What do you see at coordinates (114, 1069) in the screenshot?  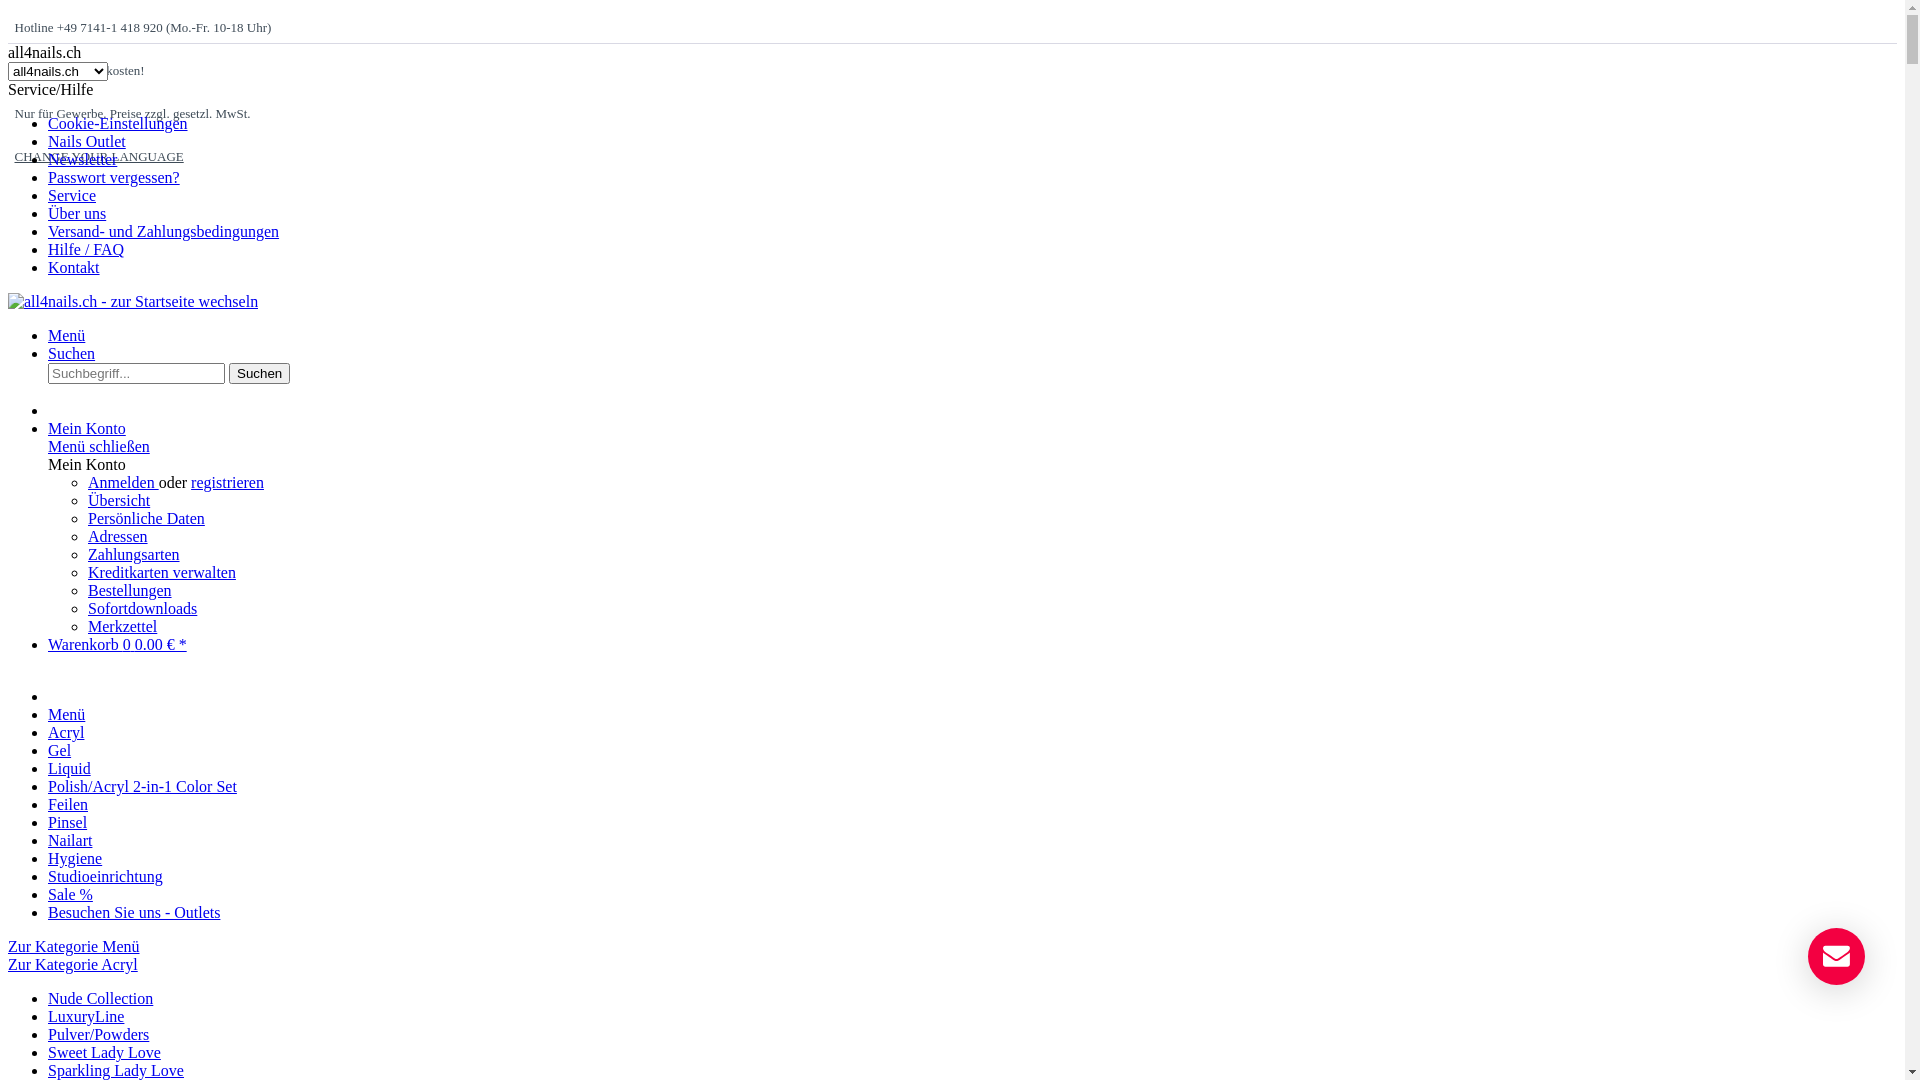 I see `'Sparkling Lady Love'` at bounding box center [114, 1069].